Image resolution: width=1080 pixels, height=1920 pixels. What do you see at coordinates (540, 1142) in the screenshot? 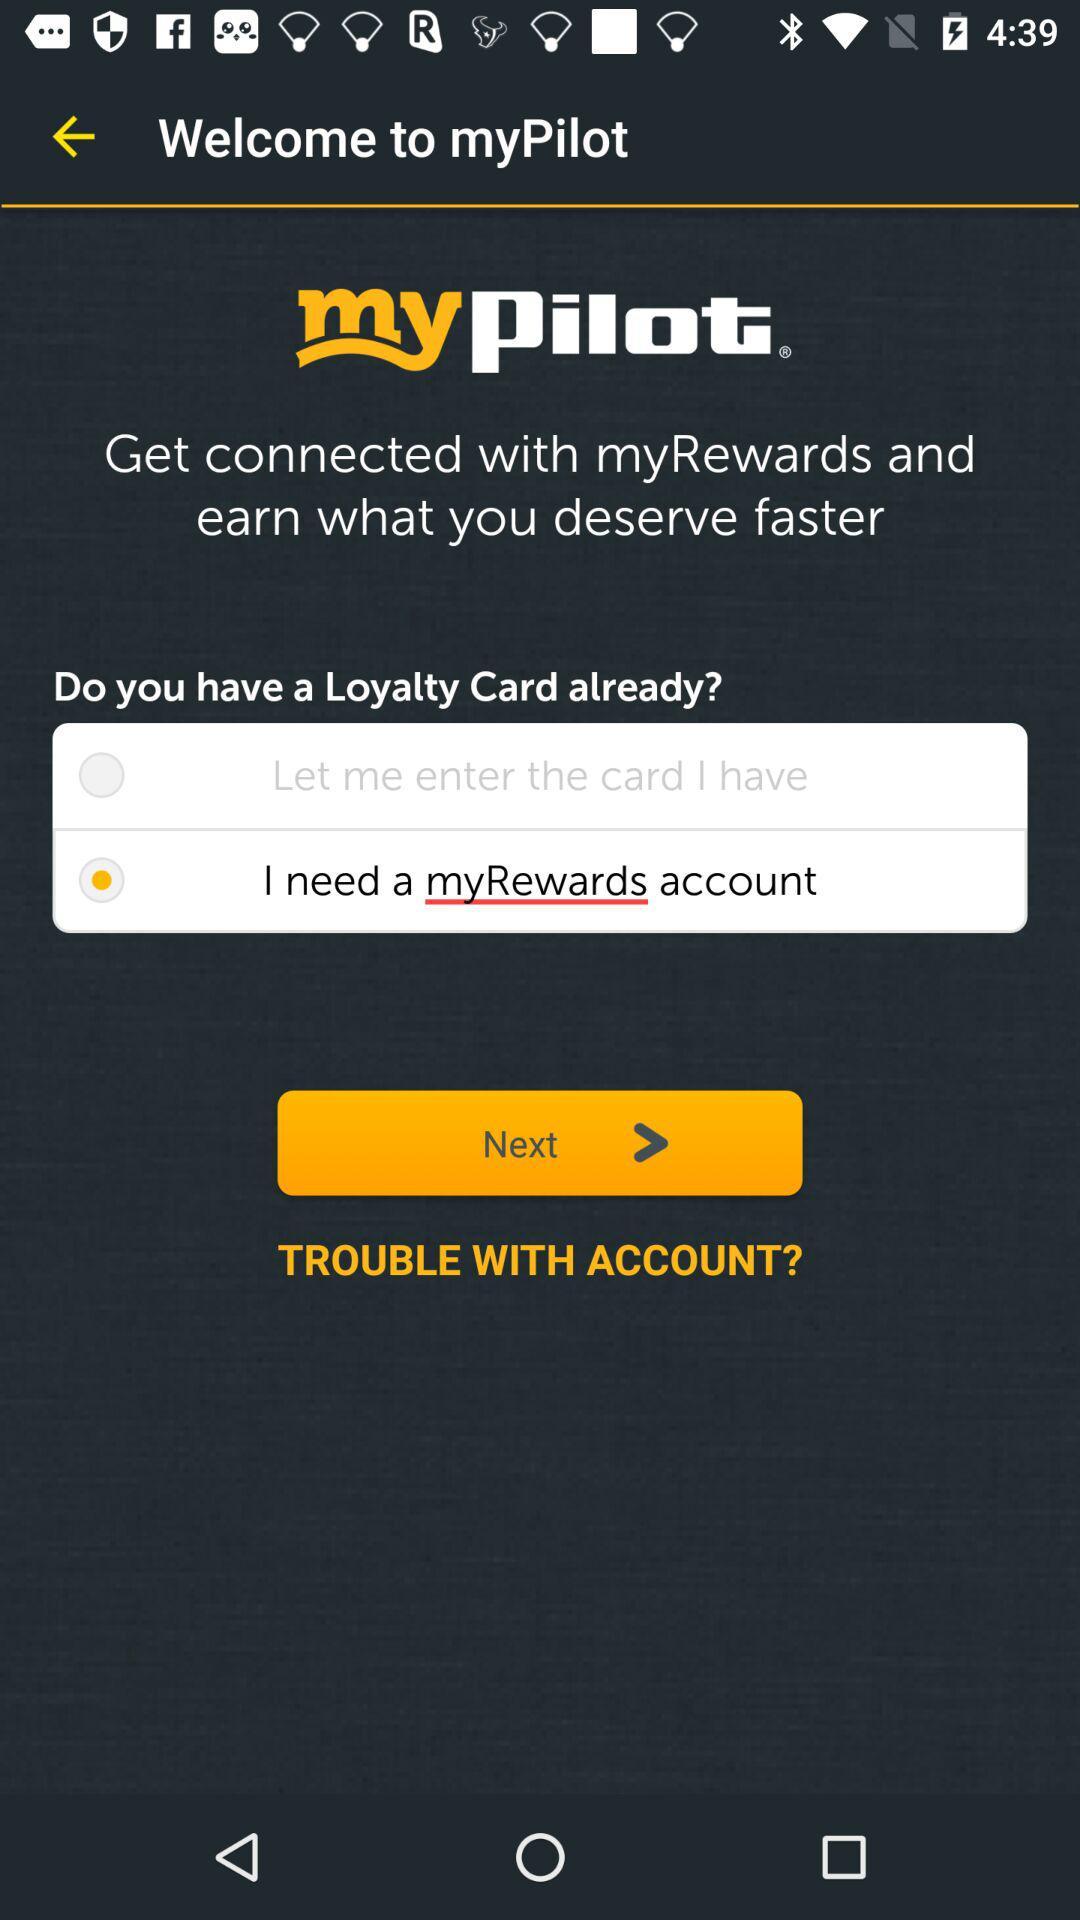
I see `the next item` at bounding box center [540, 1142].